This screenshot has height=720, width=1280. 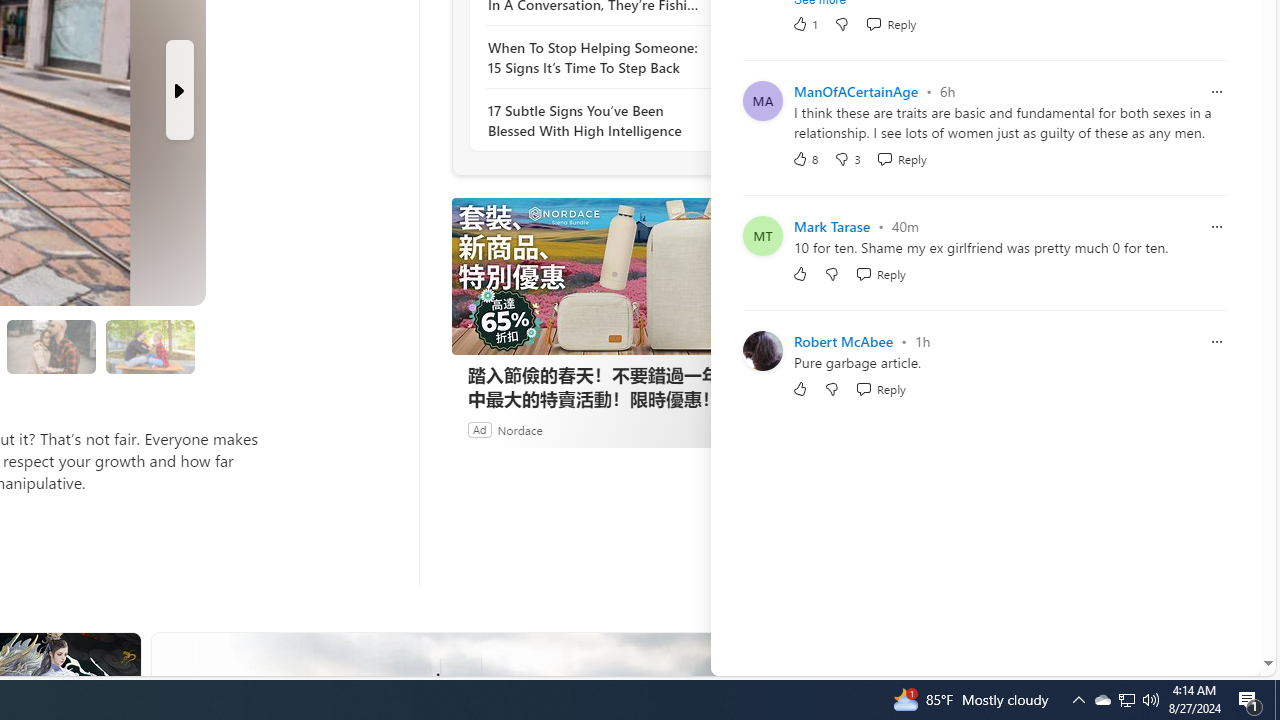 I want to click on '8 Like', so click(x=805, y=157).